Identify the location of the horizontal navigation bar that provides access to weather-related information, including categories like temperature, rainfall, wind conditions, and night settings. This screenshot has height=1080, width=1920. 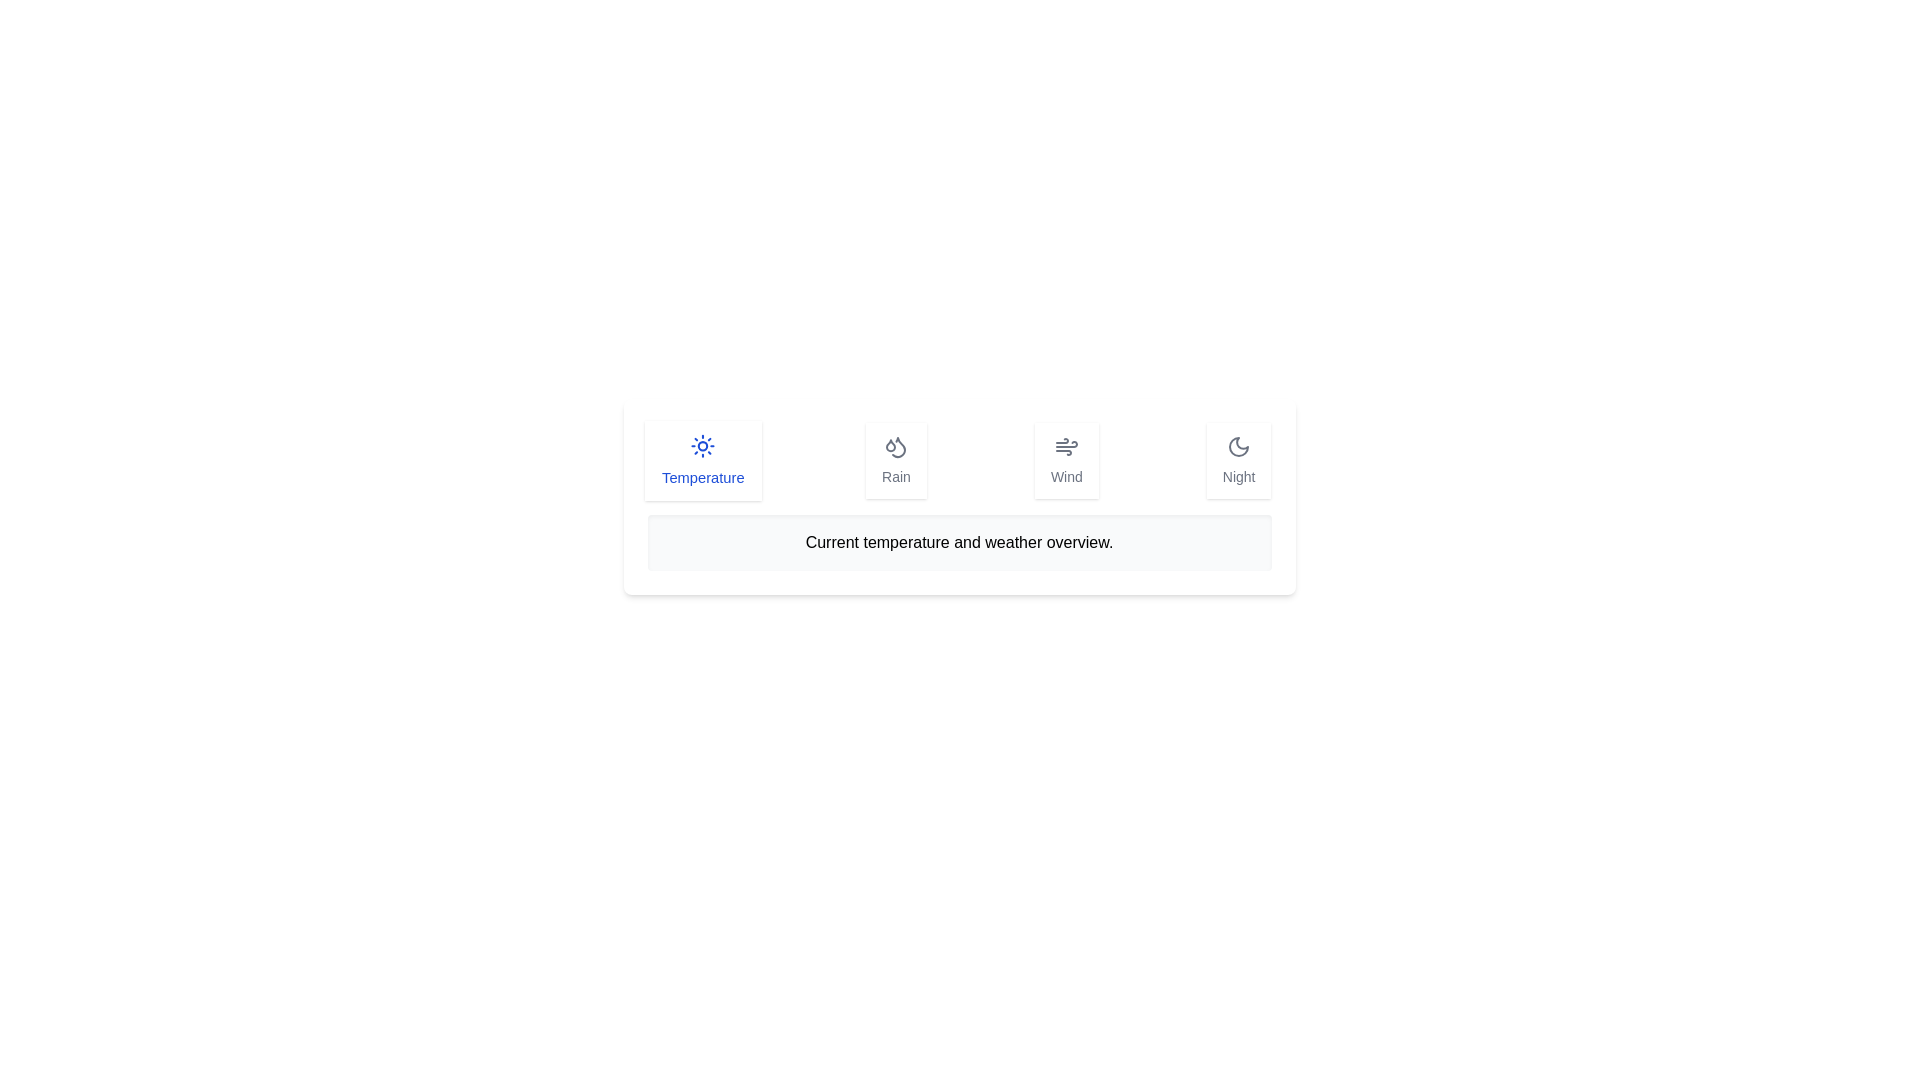
(958, 461).